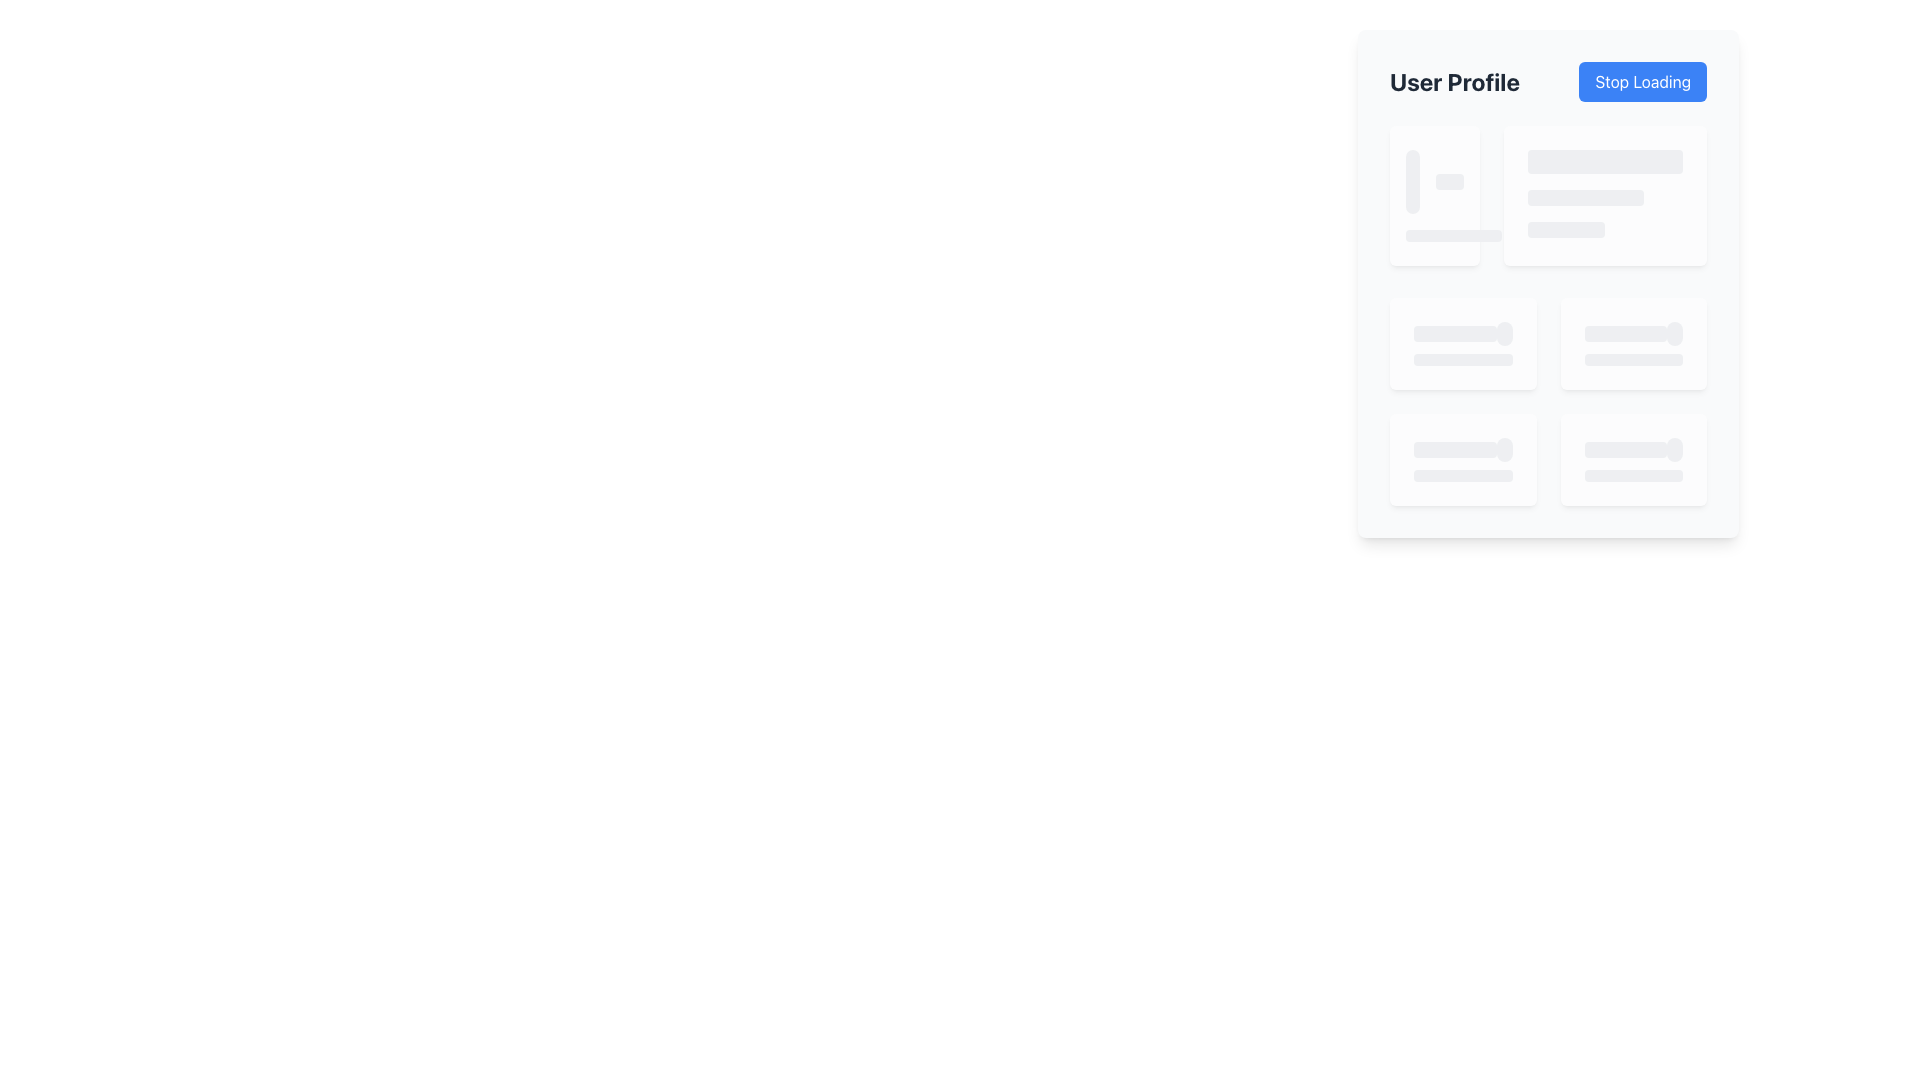  I want to click on the loading animation of the card placeholder located in the 'User Profile' section, specifically the card at position 3 in the bottom-left quadrant, so click(1463, 459).